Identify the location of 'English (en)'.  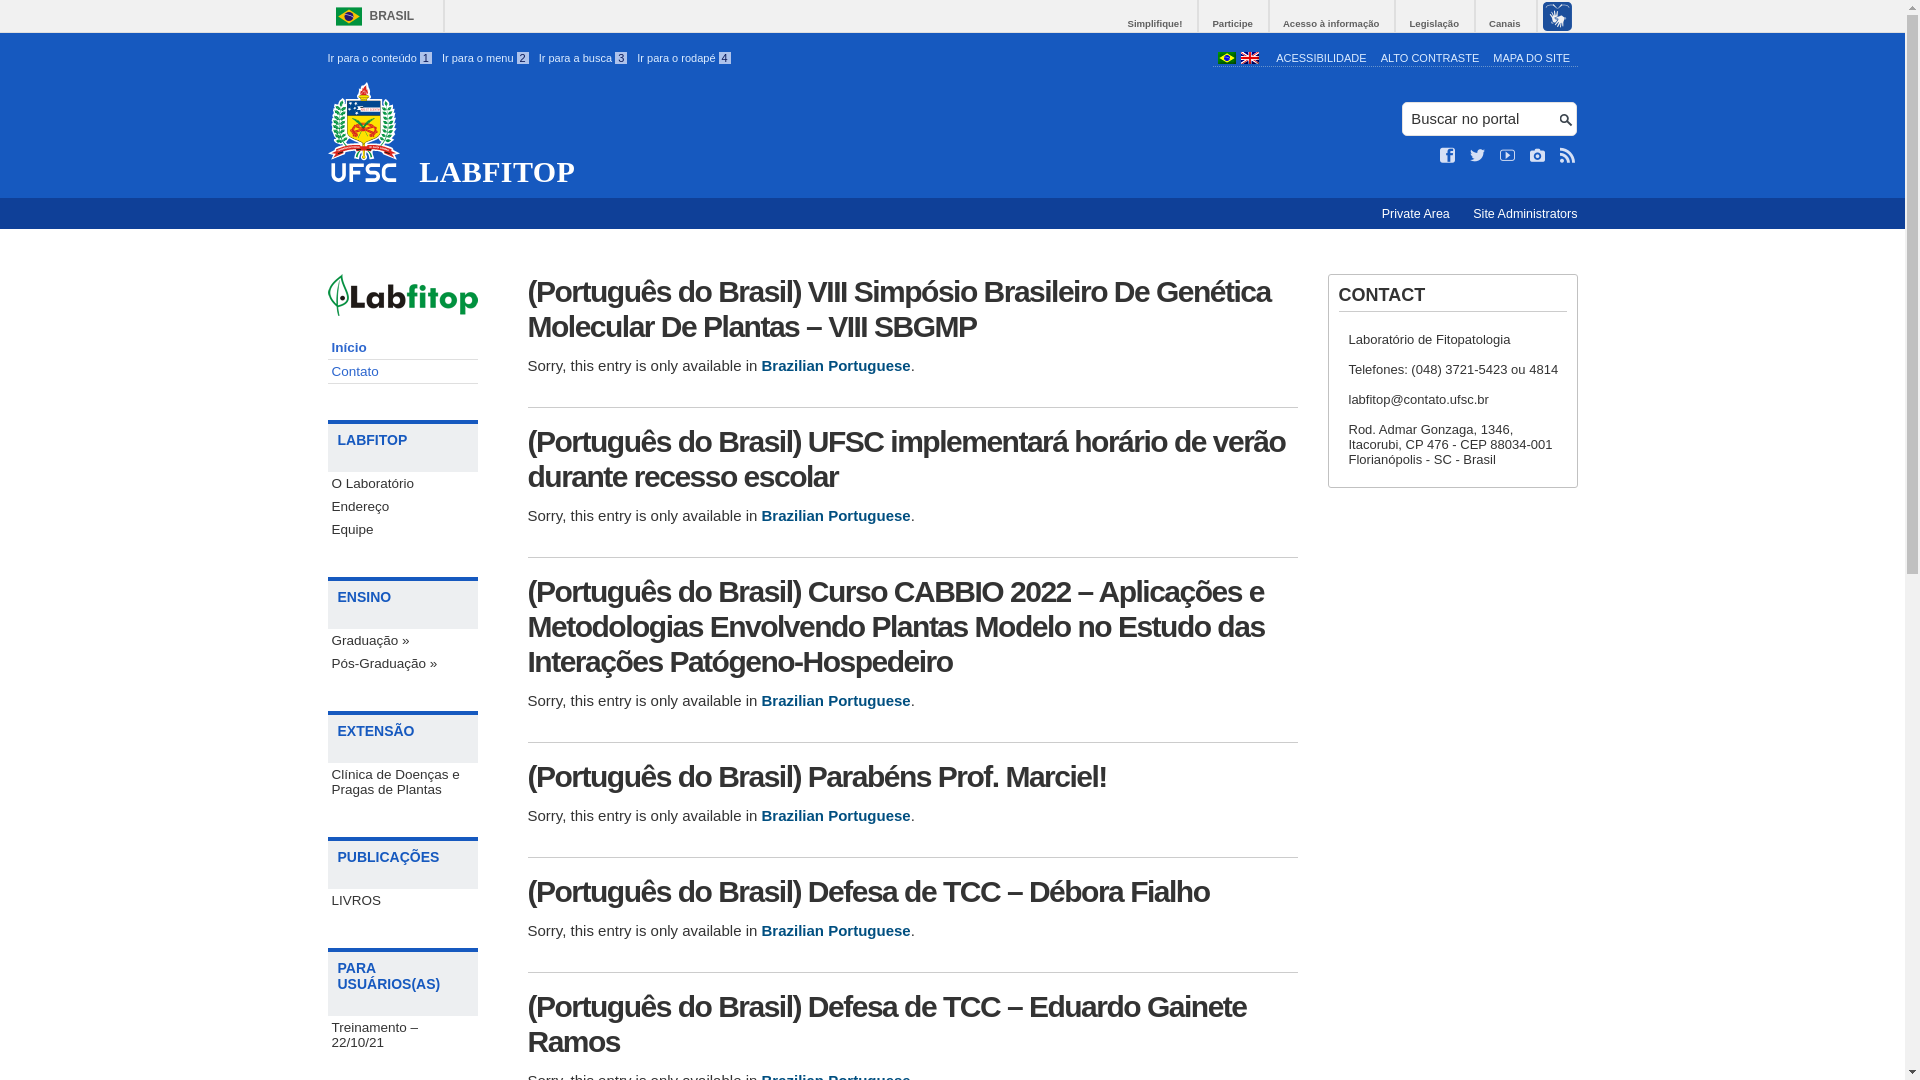
(1247, 59).